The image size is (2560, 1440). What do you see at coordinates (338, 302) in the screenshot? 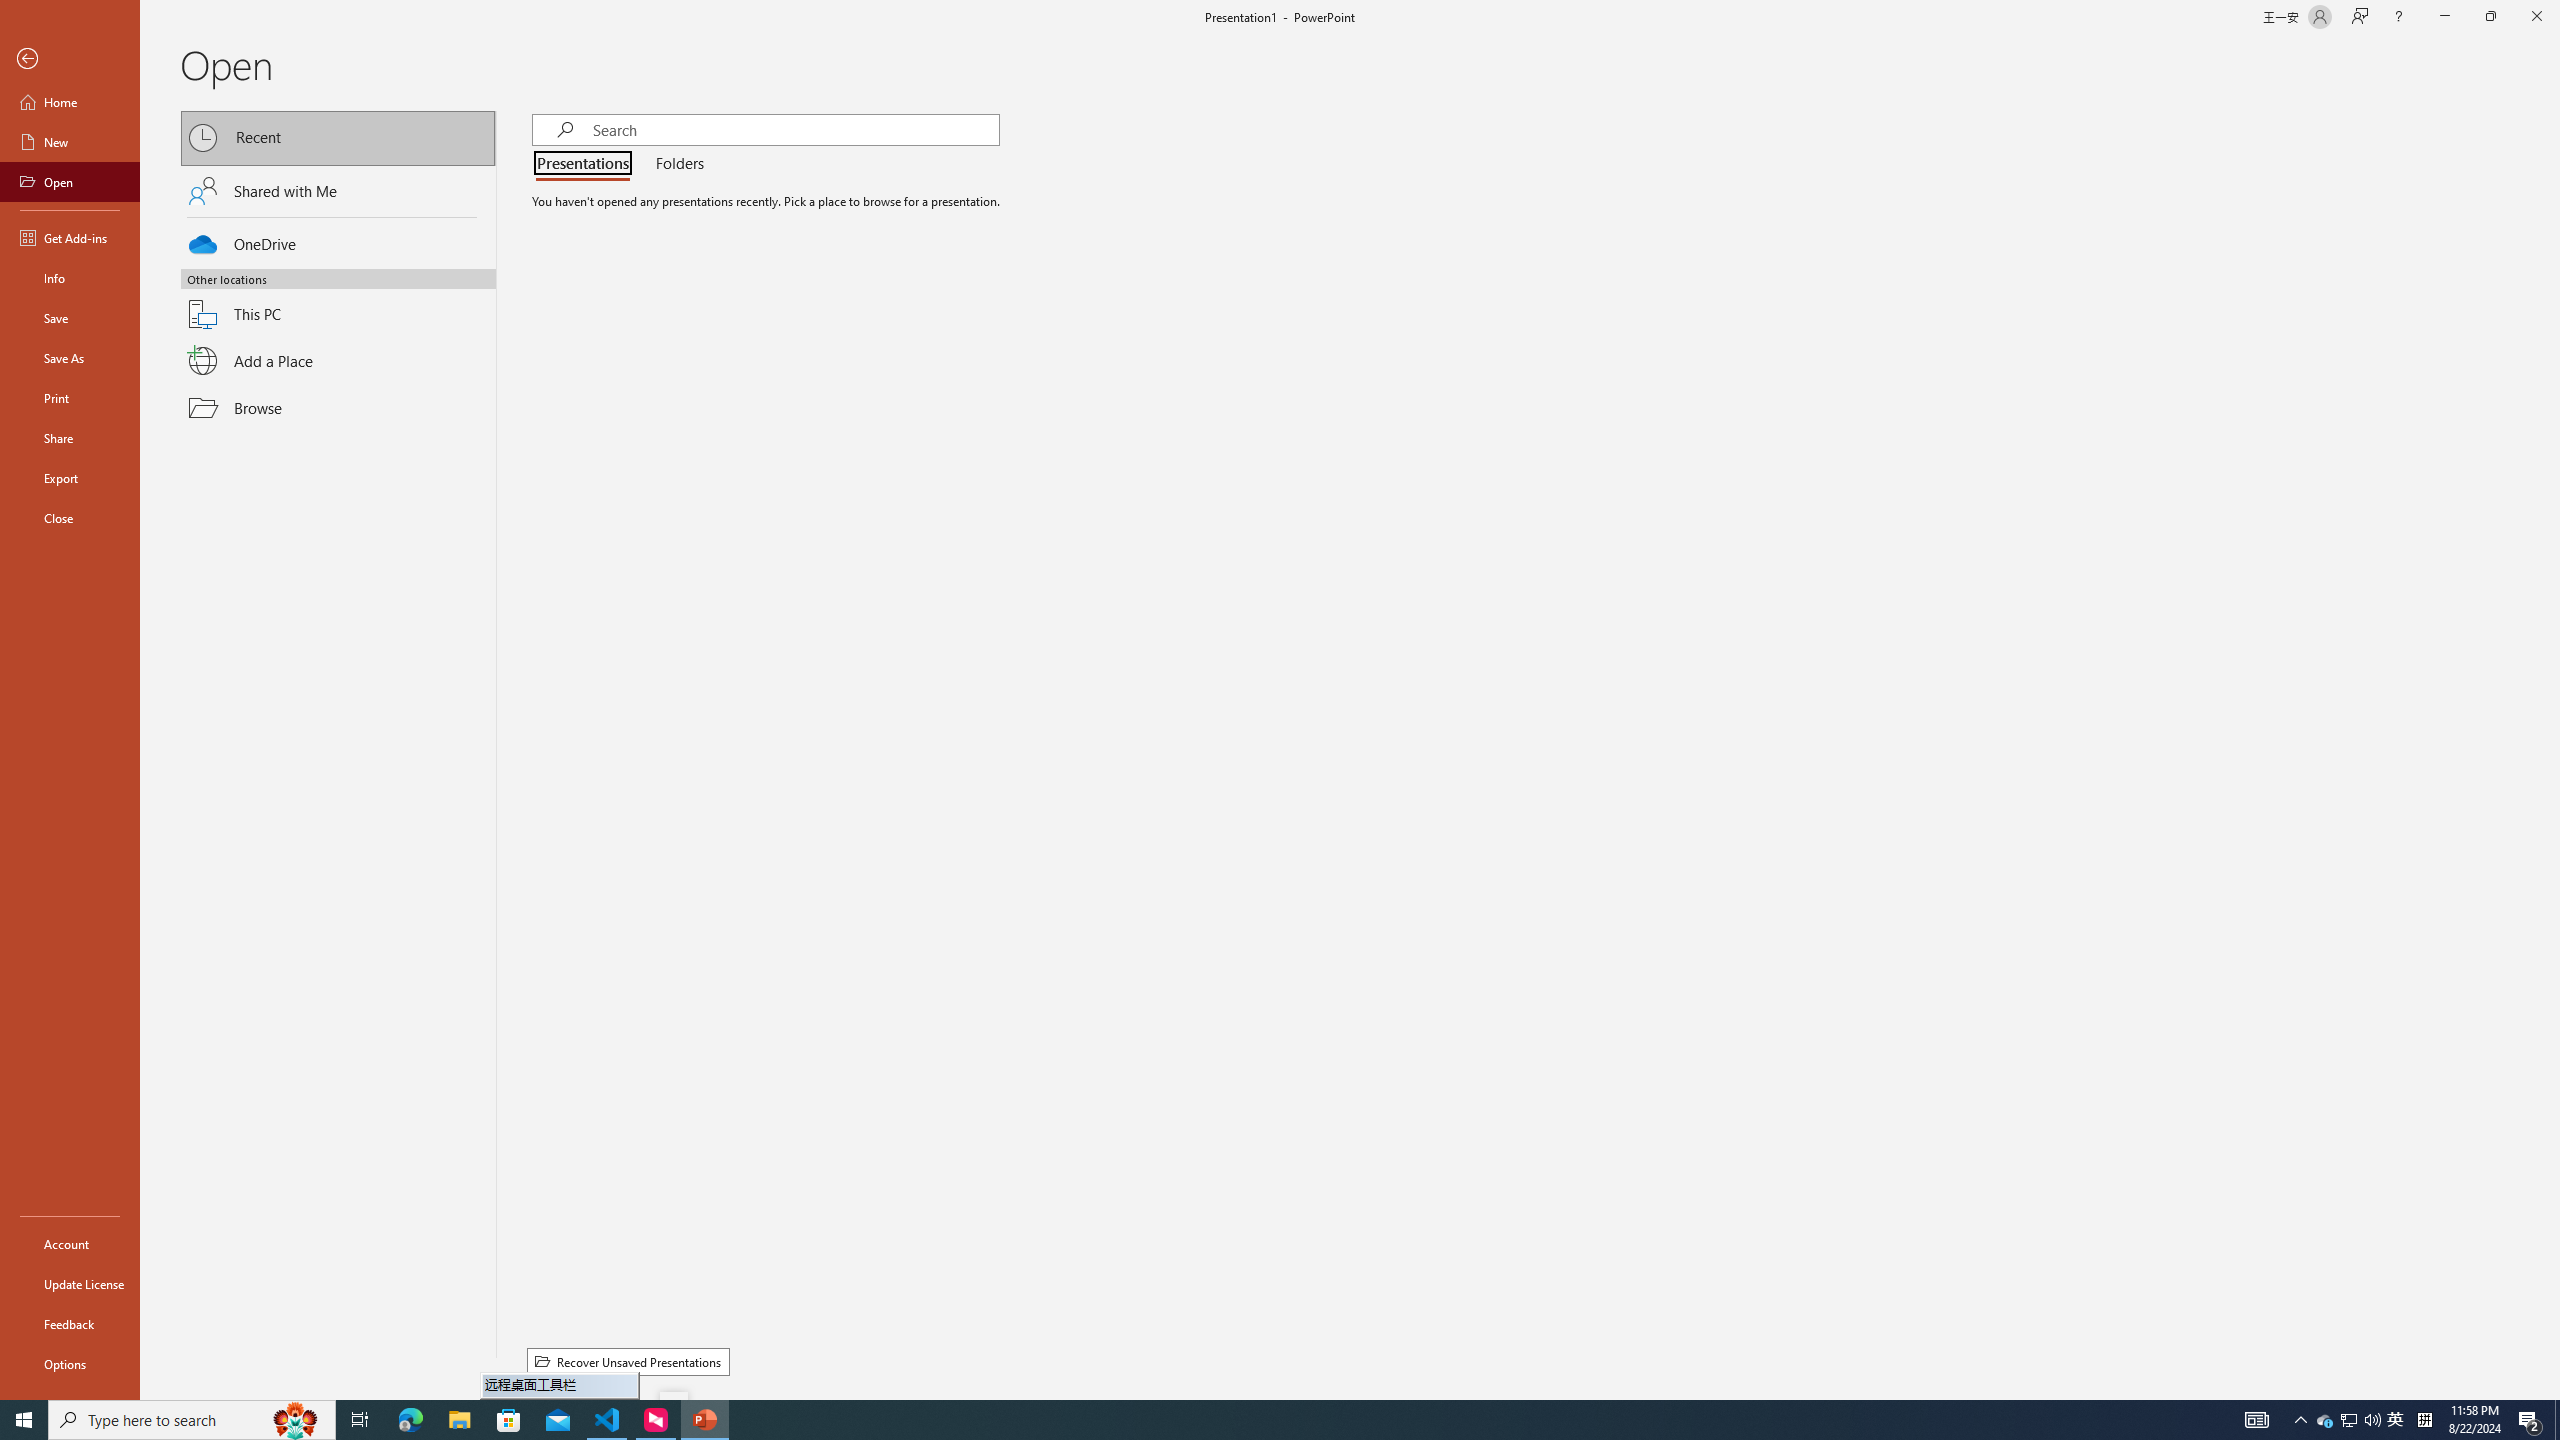
I see `'This PC'` at bounding box center [338, 302].